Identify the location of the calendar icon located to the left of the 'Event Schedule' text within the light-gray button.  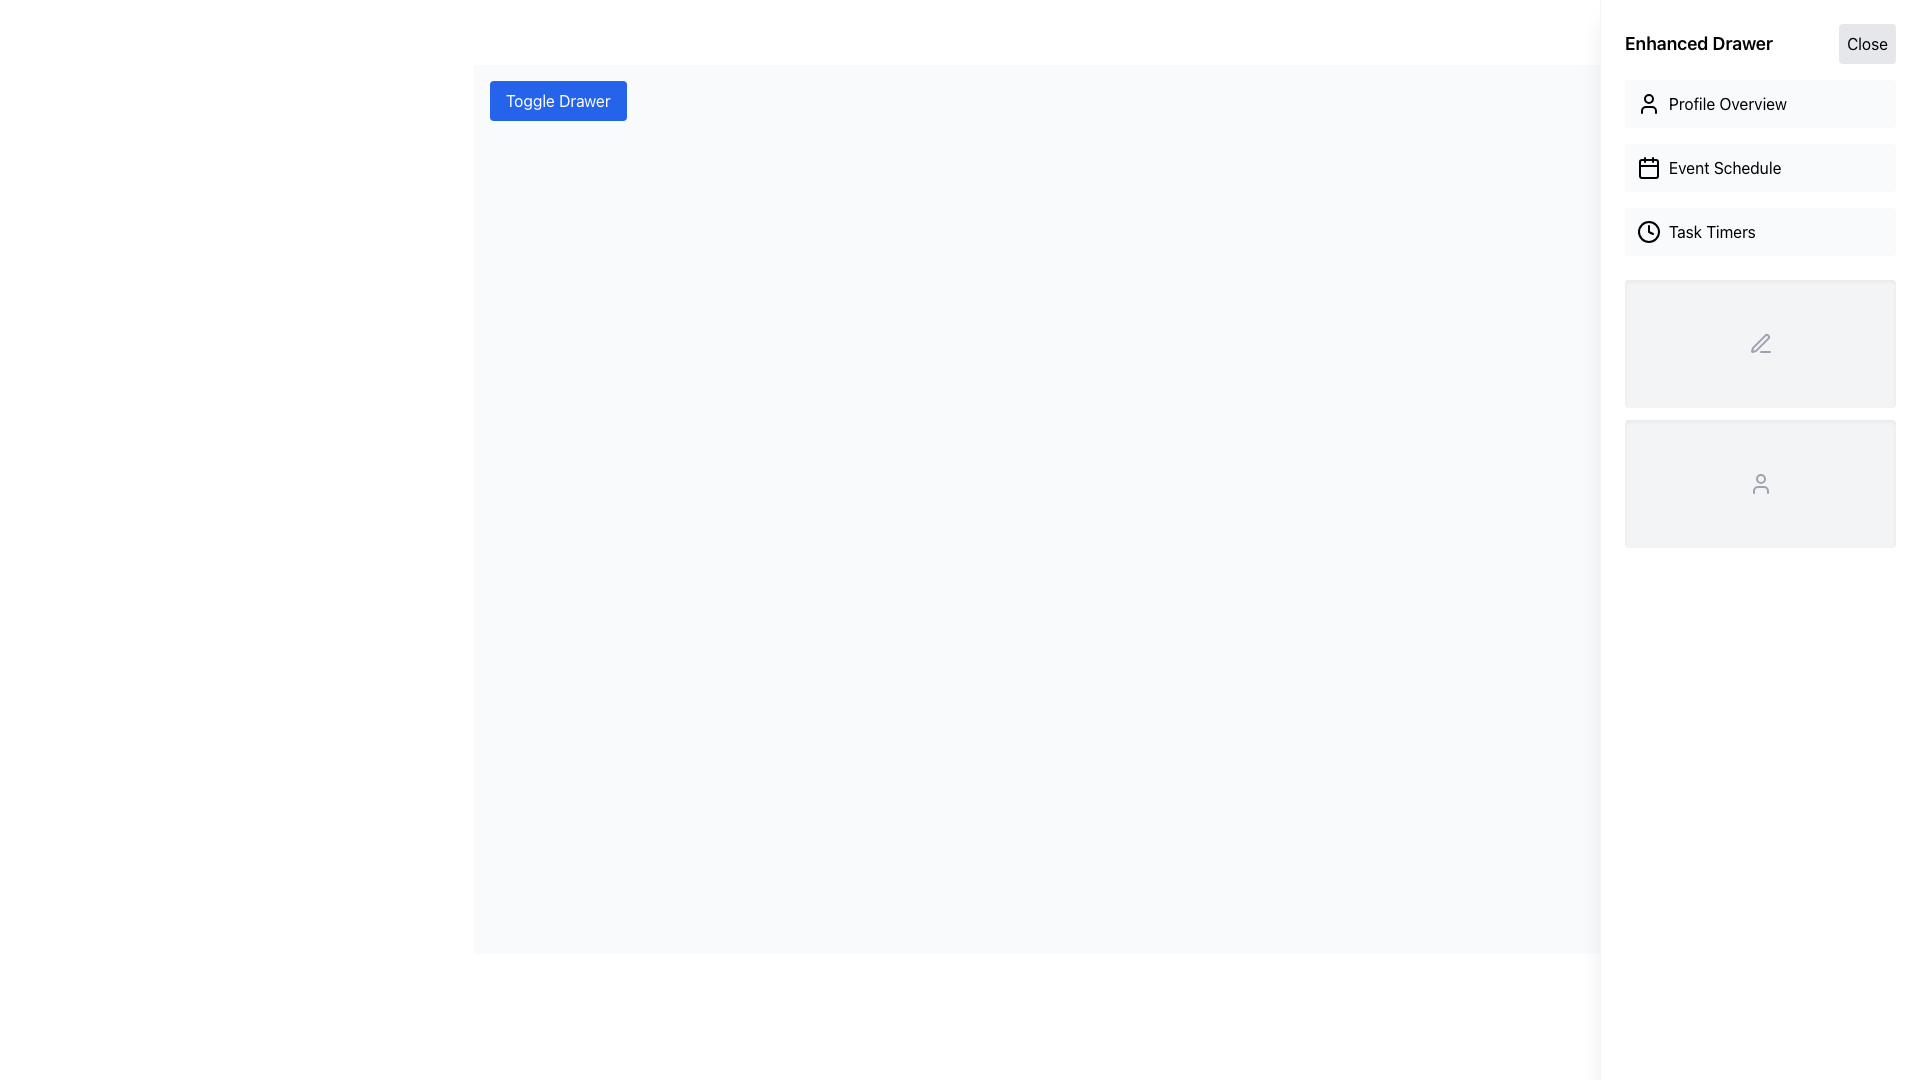
(1649, 167).